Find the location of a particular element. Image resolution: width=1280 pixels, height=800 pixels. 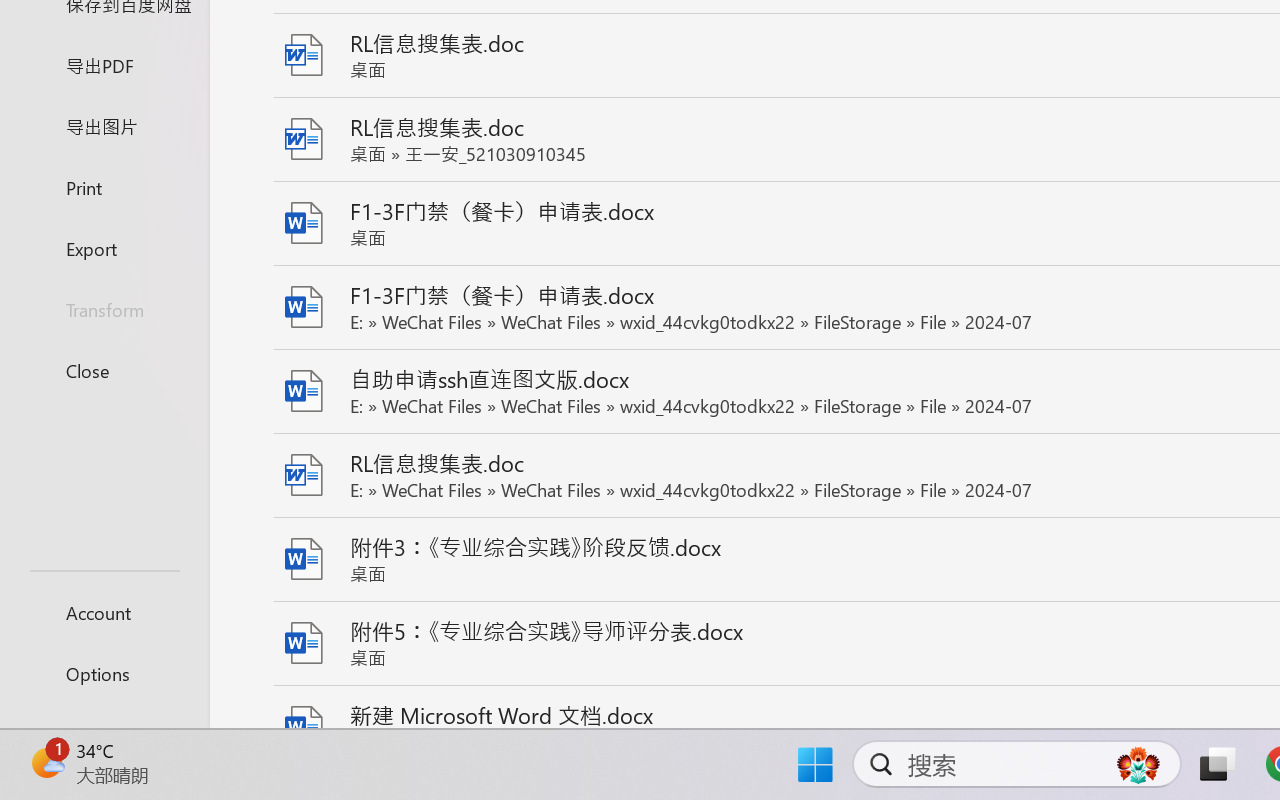

'Close' is located at coordinates (103, 369).